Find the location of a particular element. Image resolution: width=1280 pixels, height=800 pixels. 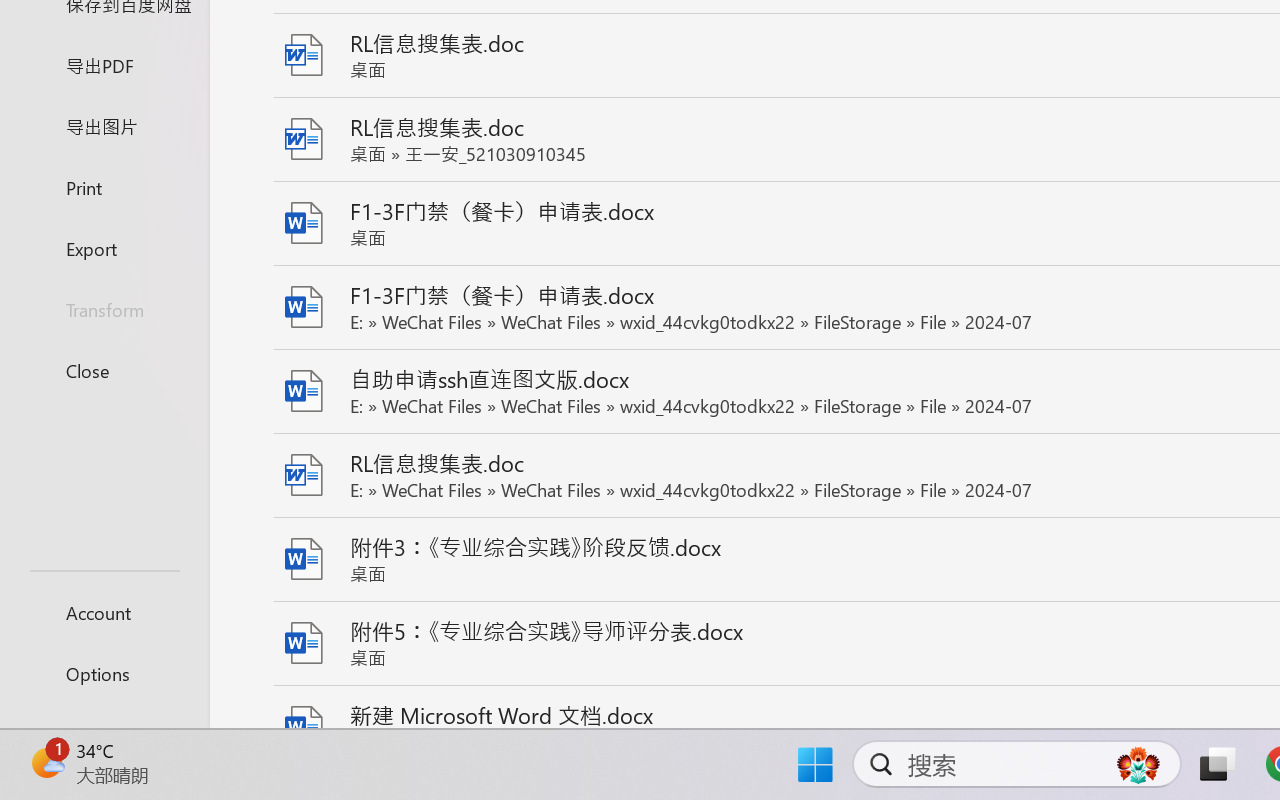

'Close' is located at coordinates (103, 369).